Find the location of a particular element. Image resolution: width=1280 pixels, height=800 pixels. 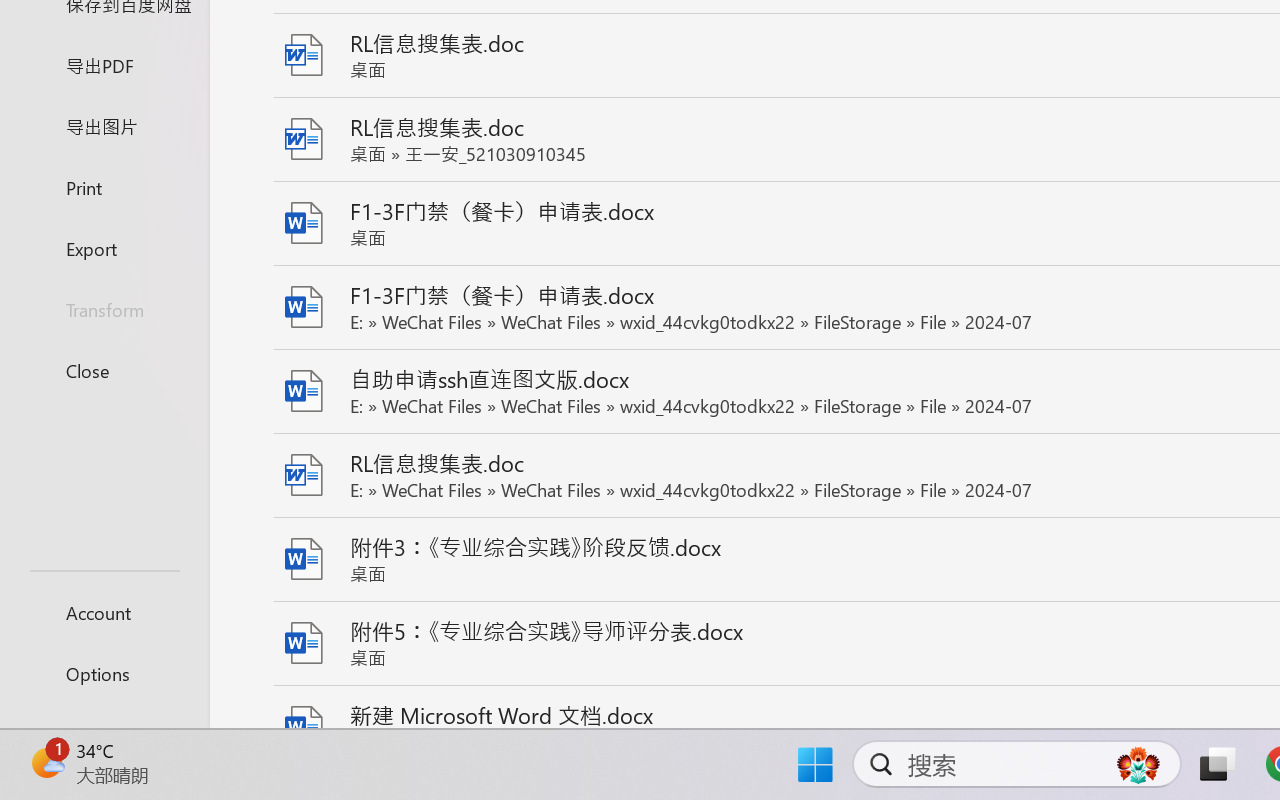

'Close' is located at coordinates (103, 369).